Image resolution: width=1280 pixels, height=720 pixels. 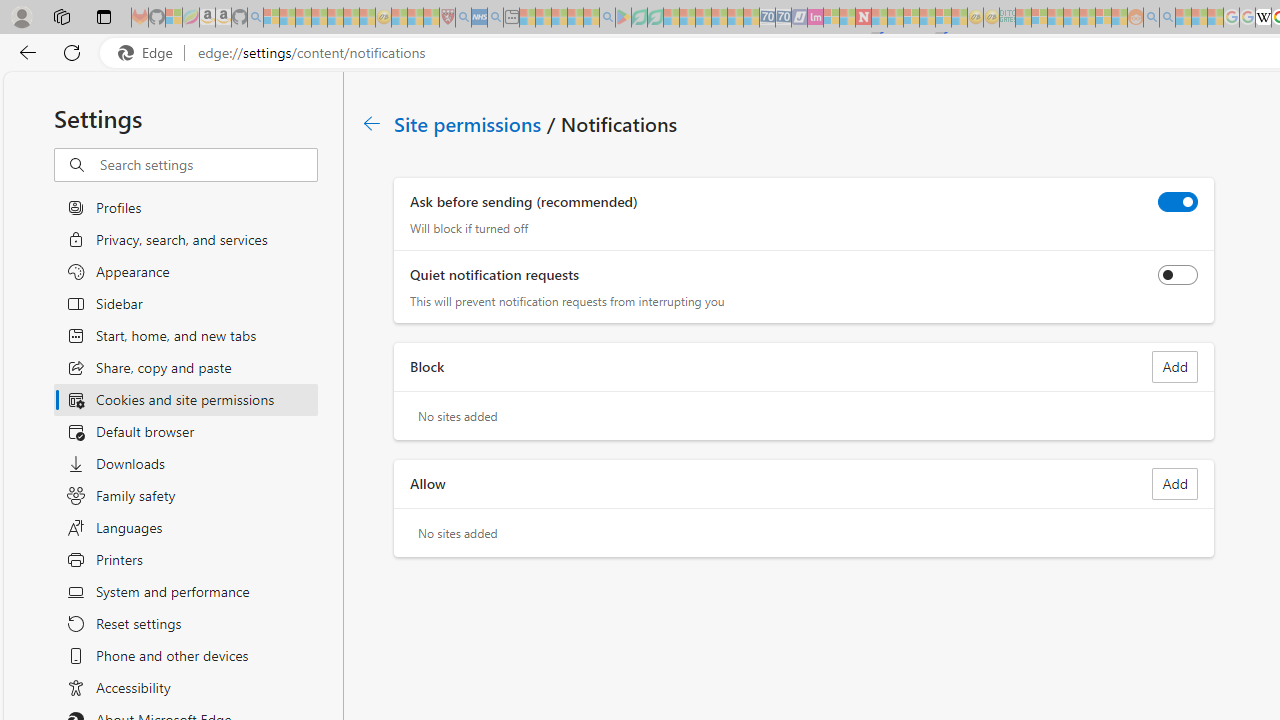 I want to click on 'Jobs - lastminute.com Investor Portal - Sleeping', so click(x=815, y=17).